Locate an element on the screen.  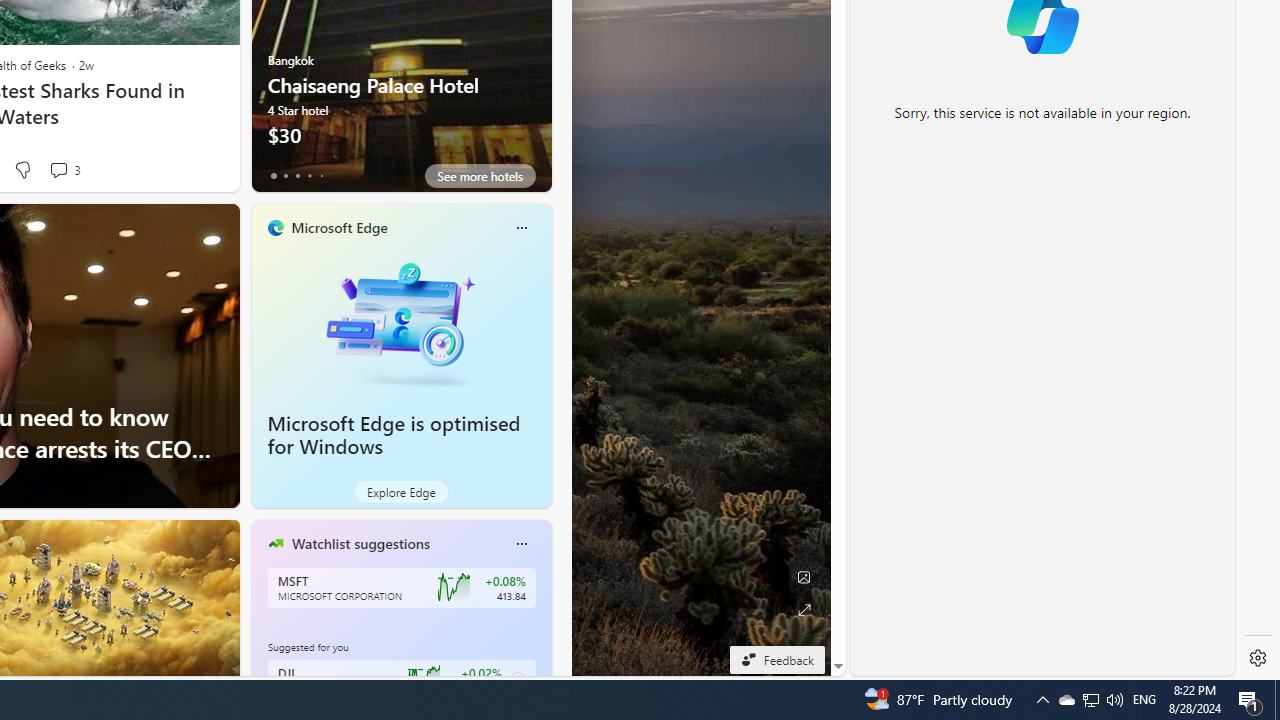
'Dislike' is located at coordinates (22, 169).